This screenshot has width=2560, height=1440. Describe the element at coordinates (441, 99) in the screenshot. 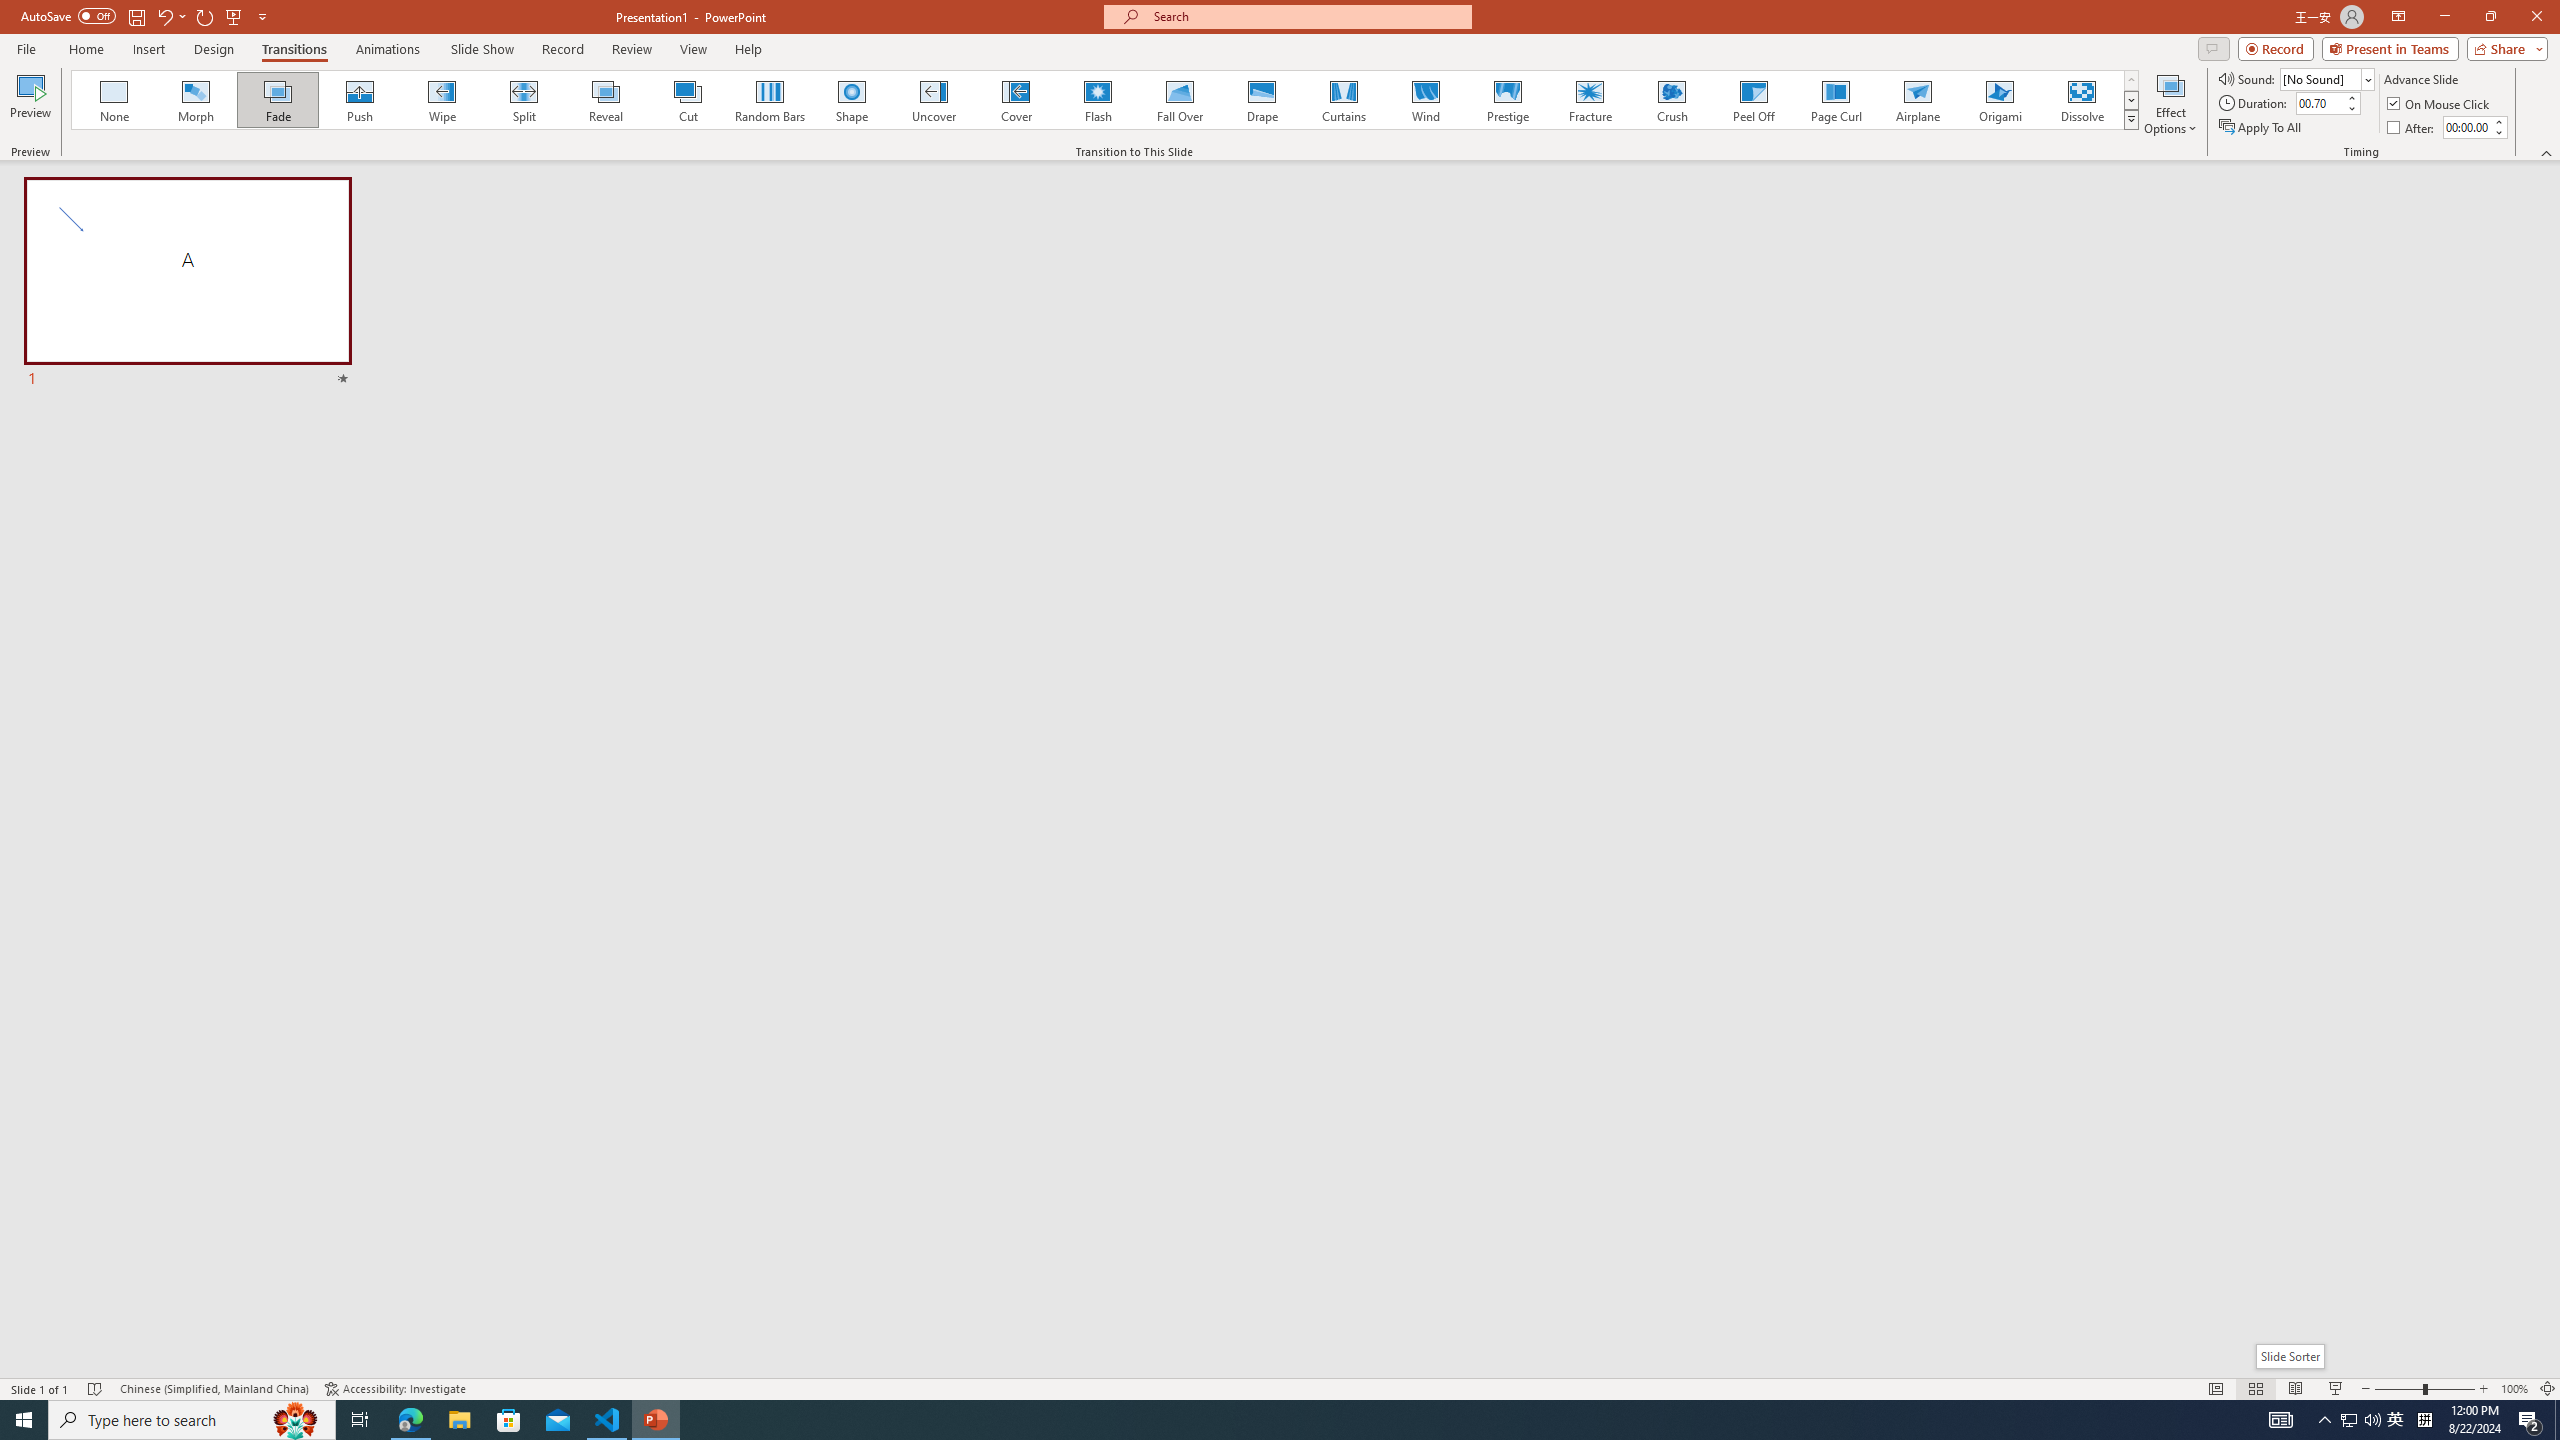

I see `'Wipe'` at that location.